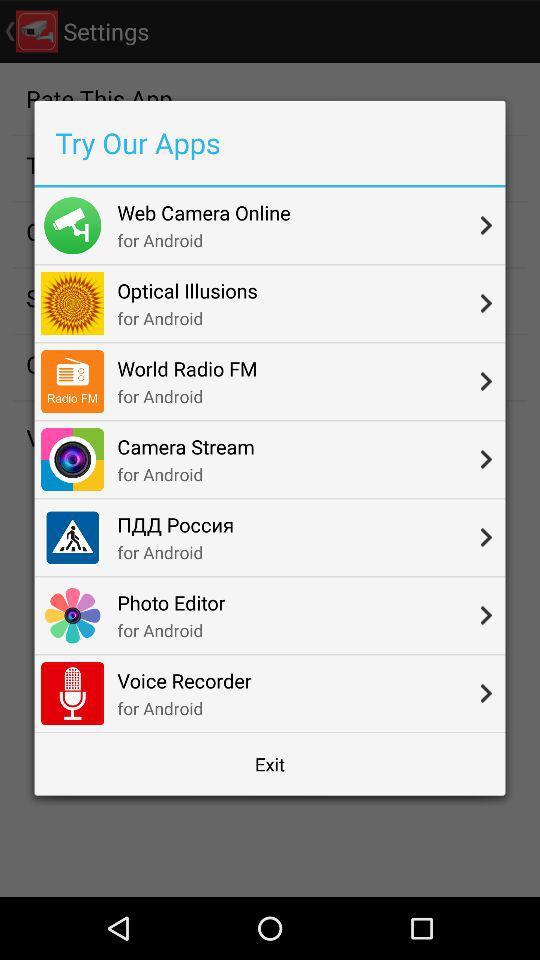 Image resolution: width=540 pixels, height=960 pixels. I want to click on the exit, so click(270, 763).